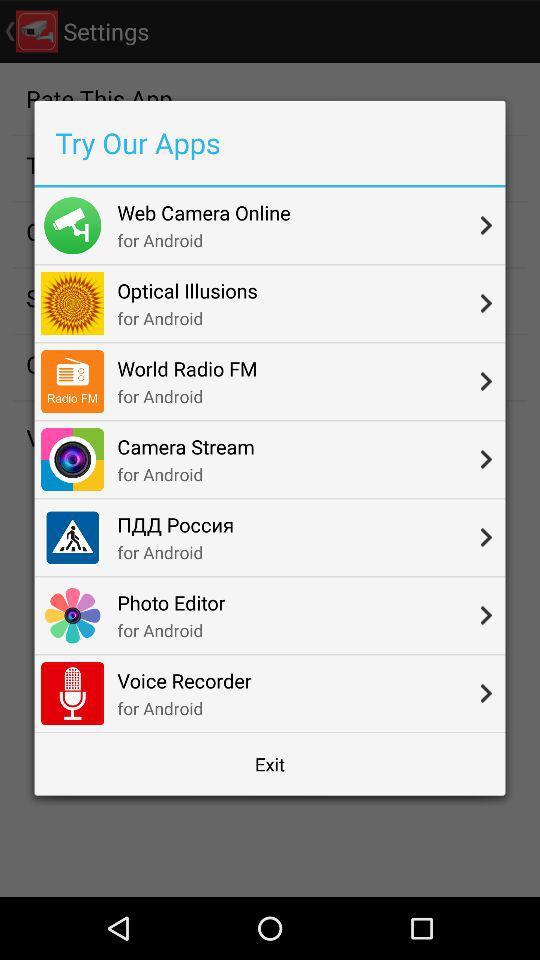 Image resolution: width=540 pixels, height=960 pixels. I want to click on the exit, so click(270, 763).